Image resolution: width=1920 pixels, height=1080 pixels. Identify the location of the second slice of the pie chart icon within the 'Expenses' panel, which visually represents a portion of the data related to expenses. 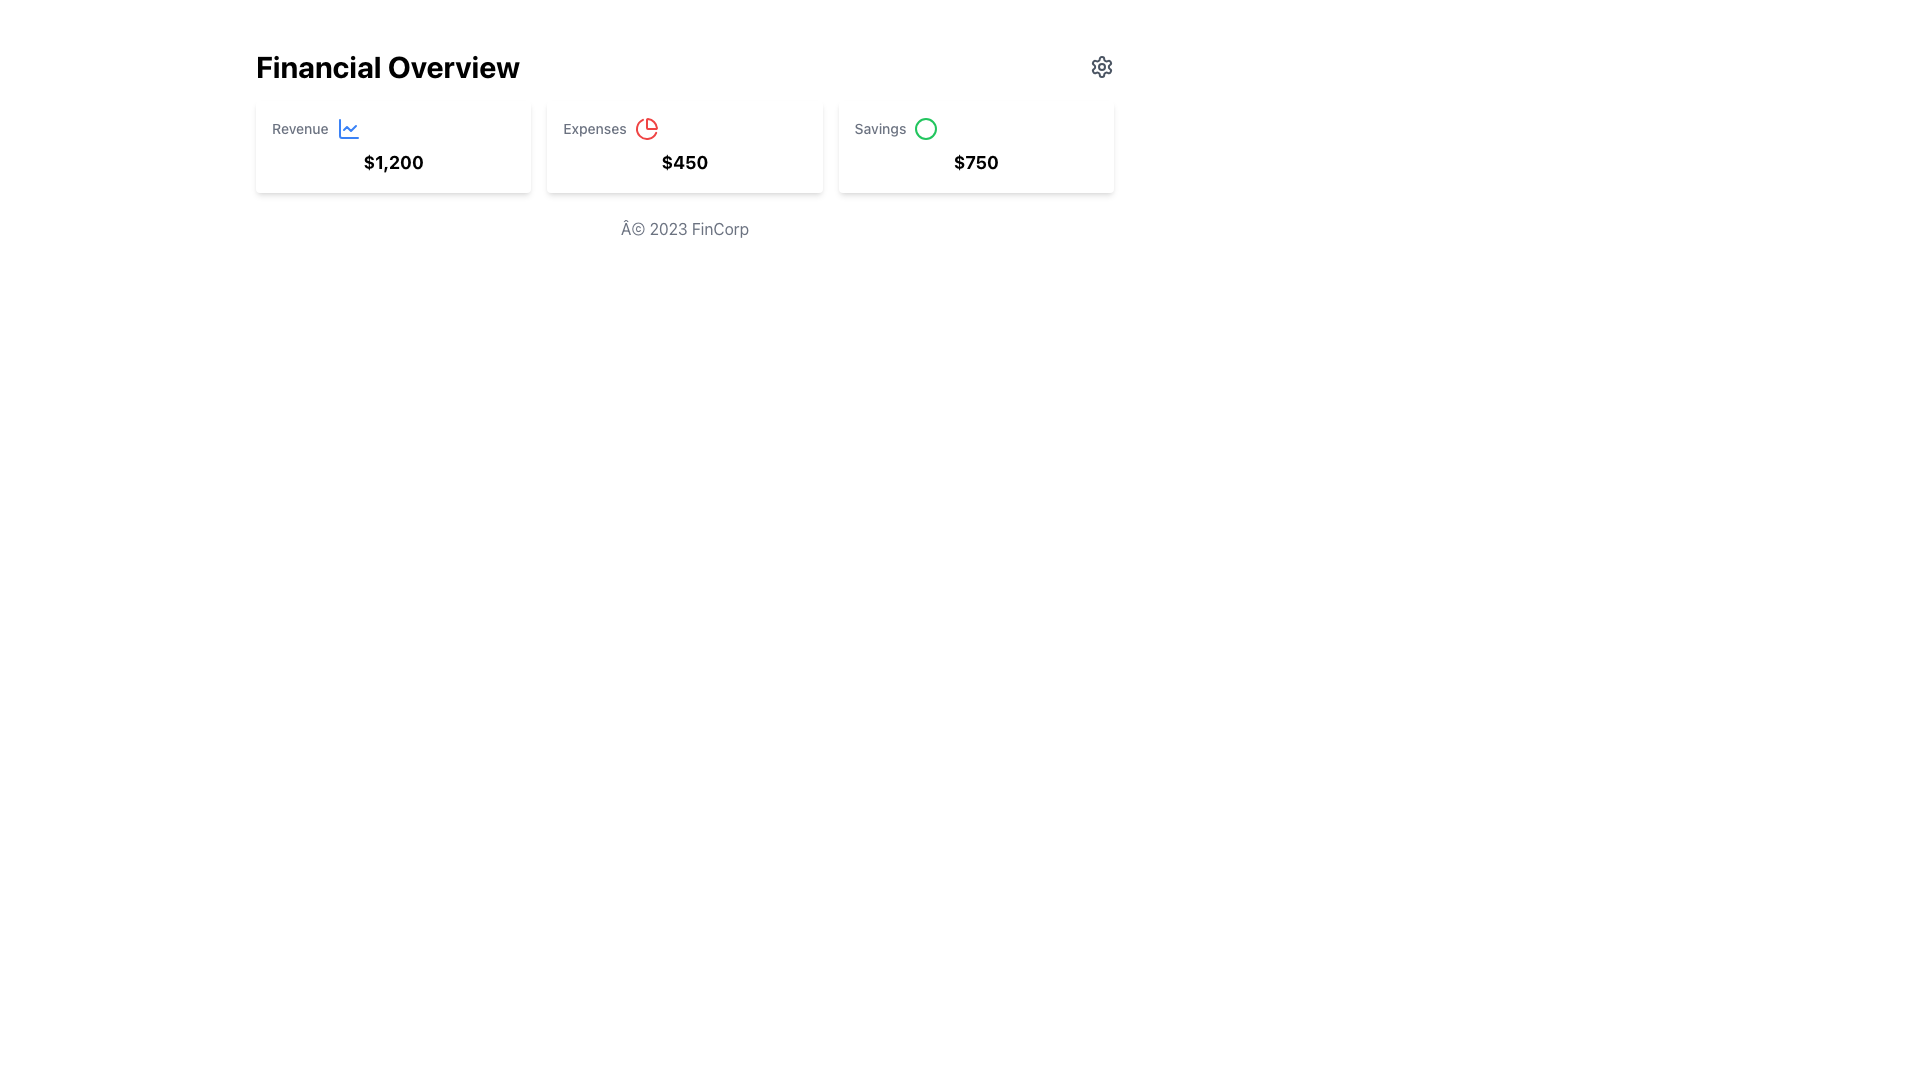
(646, 129).